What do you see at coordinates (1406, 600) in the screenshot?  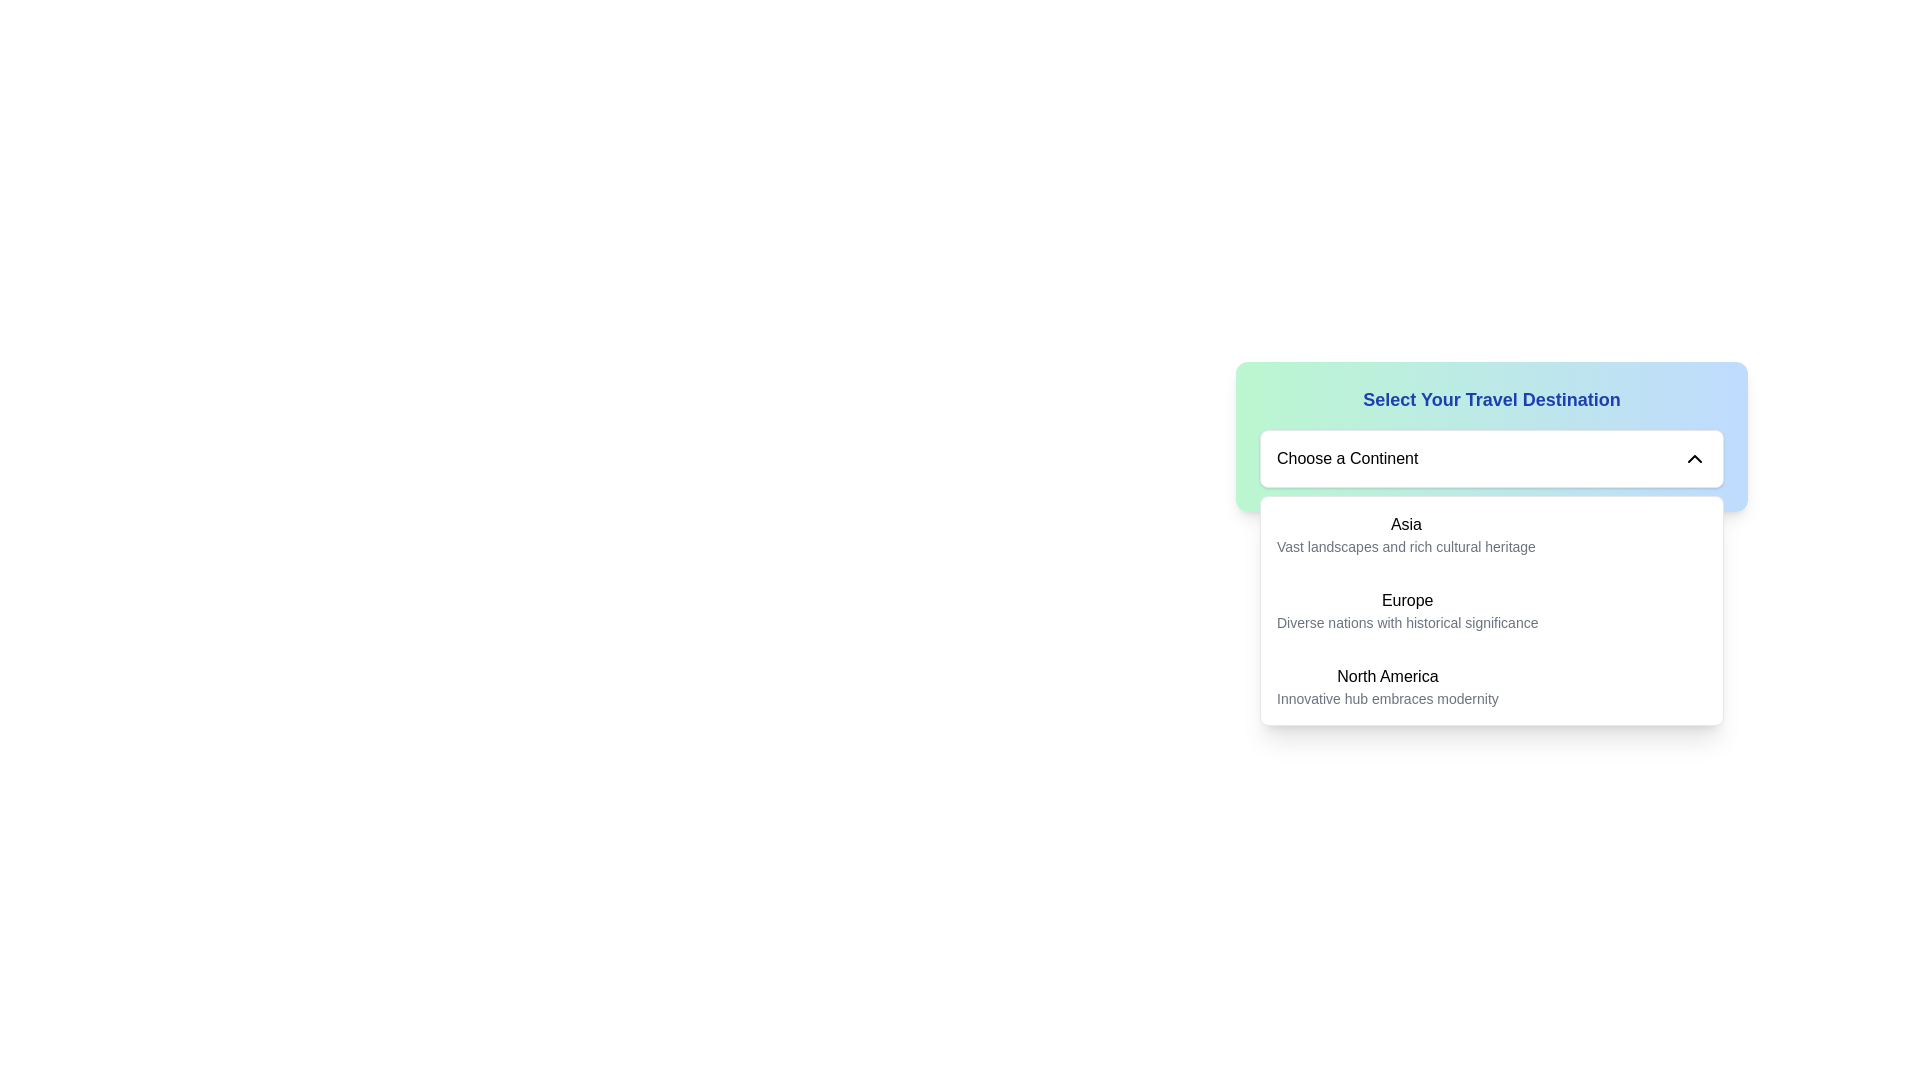 I see `the text label displaying 'Europe' in the dropdown list titled 'Select Your Travel Destination'` at bounding box center [1406, 600].